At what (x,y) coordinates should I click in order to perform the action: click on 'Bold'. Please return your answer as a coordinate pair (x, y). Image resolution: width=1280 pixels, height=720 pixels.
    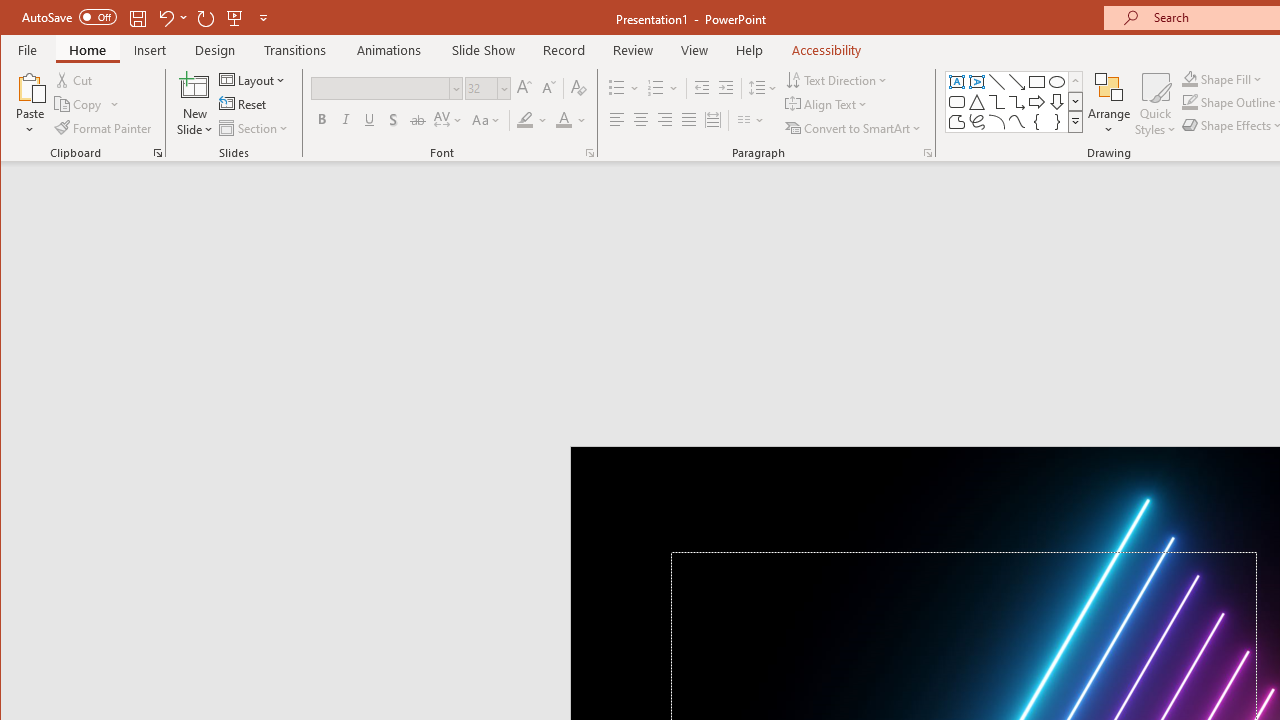
    Looking at the image, I should click on (321, 120).